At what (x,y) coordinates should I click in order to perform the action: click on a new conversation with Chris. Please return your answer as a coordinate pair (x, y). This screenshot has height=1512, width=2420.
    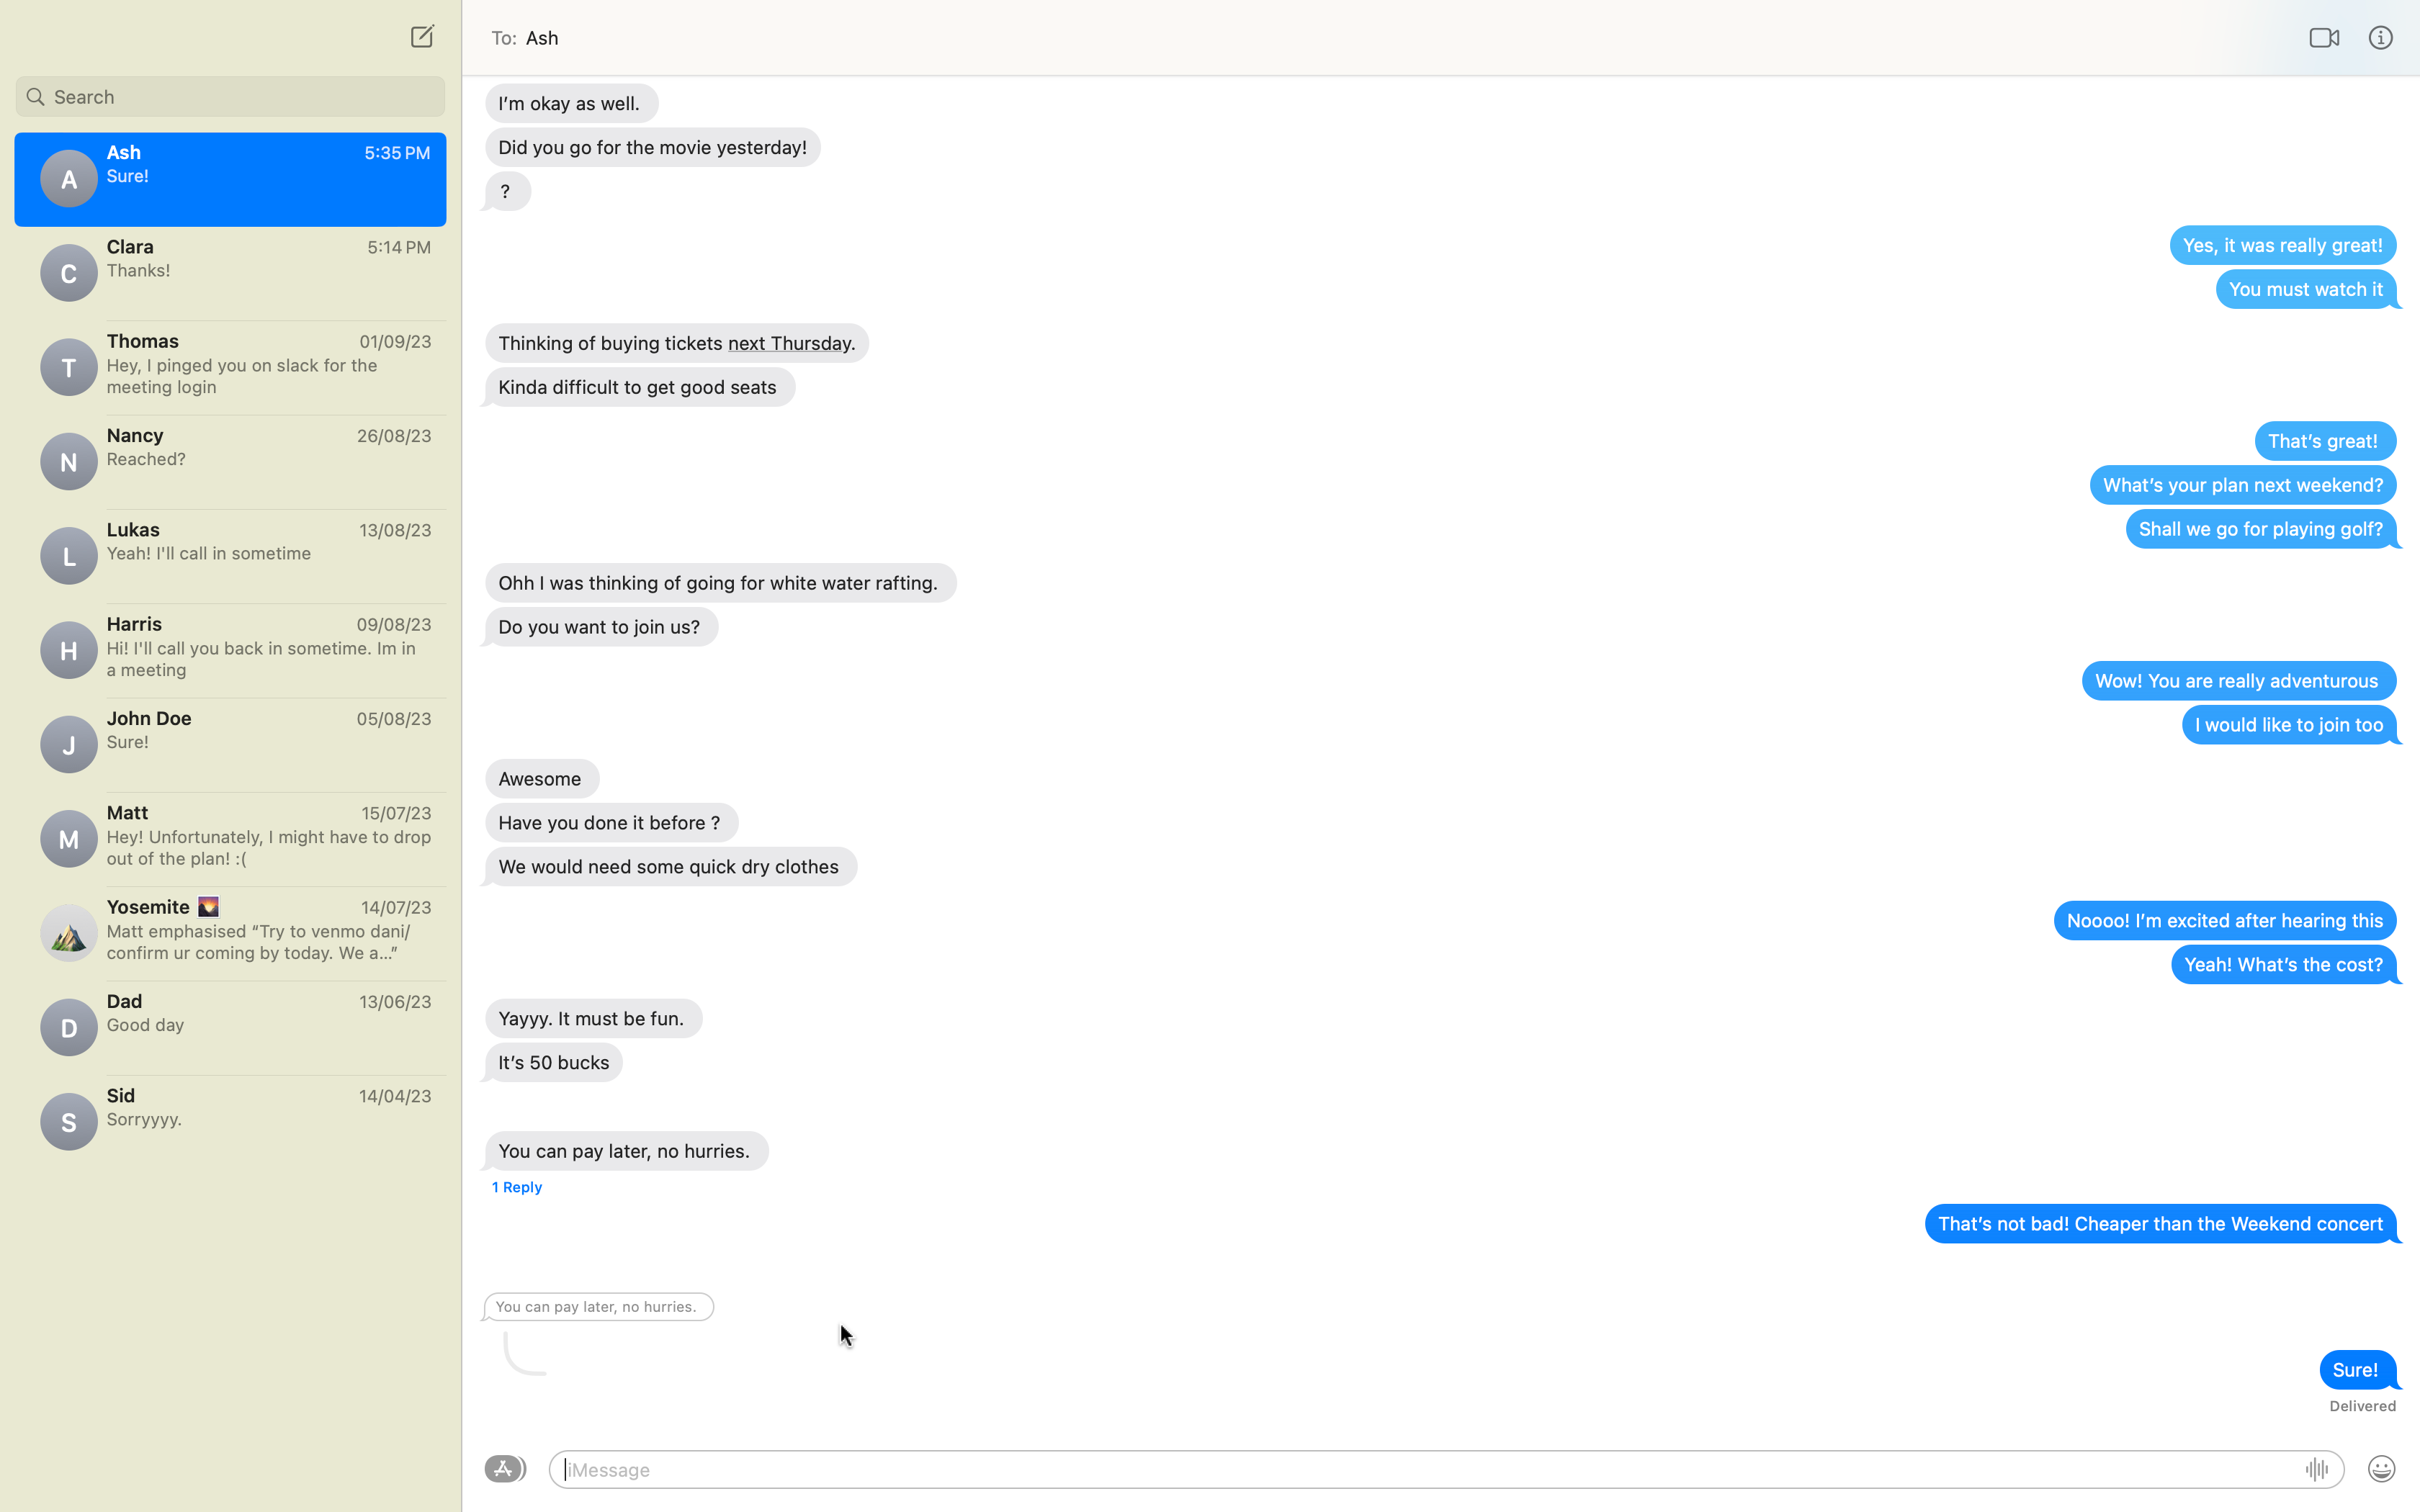
    Looking at the image, I should click on (419, 35).